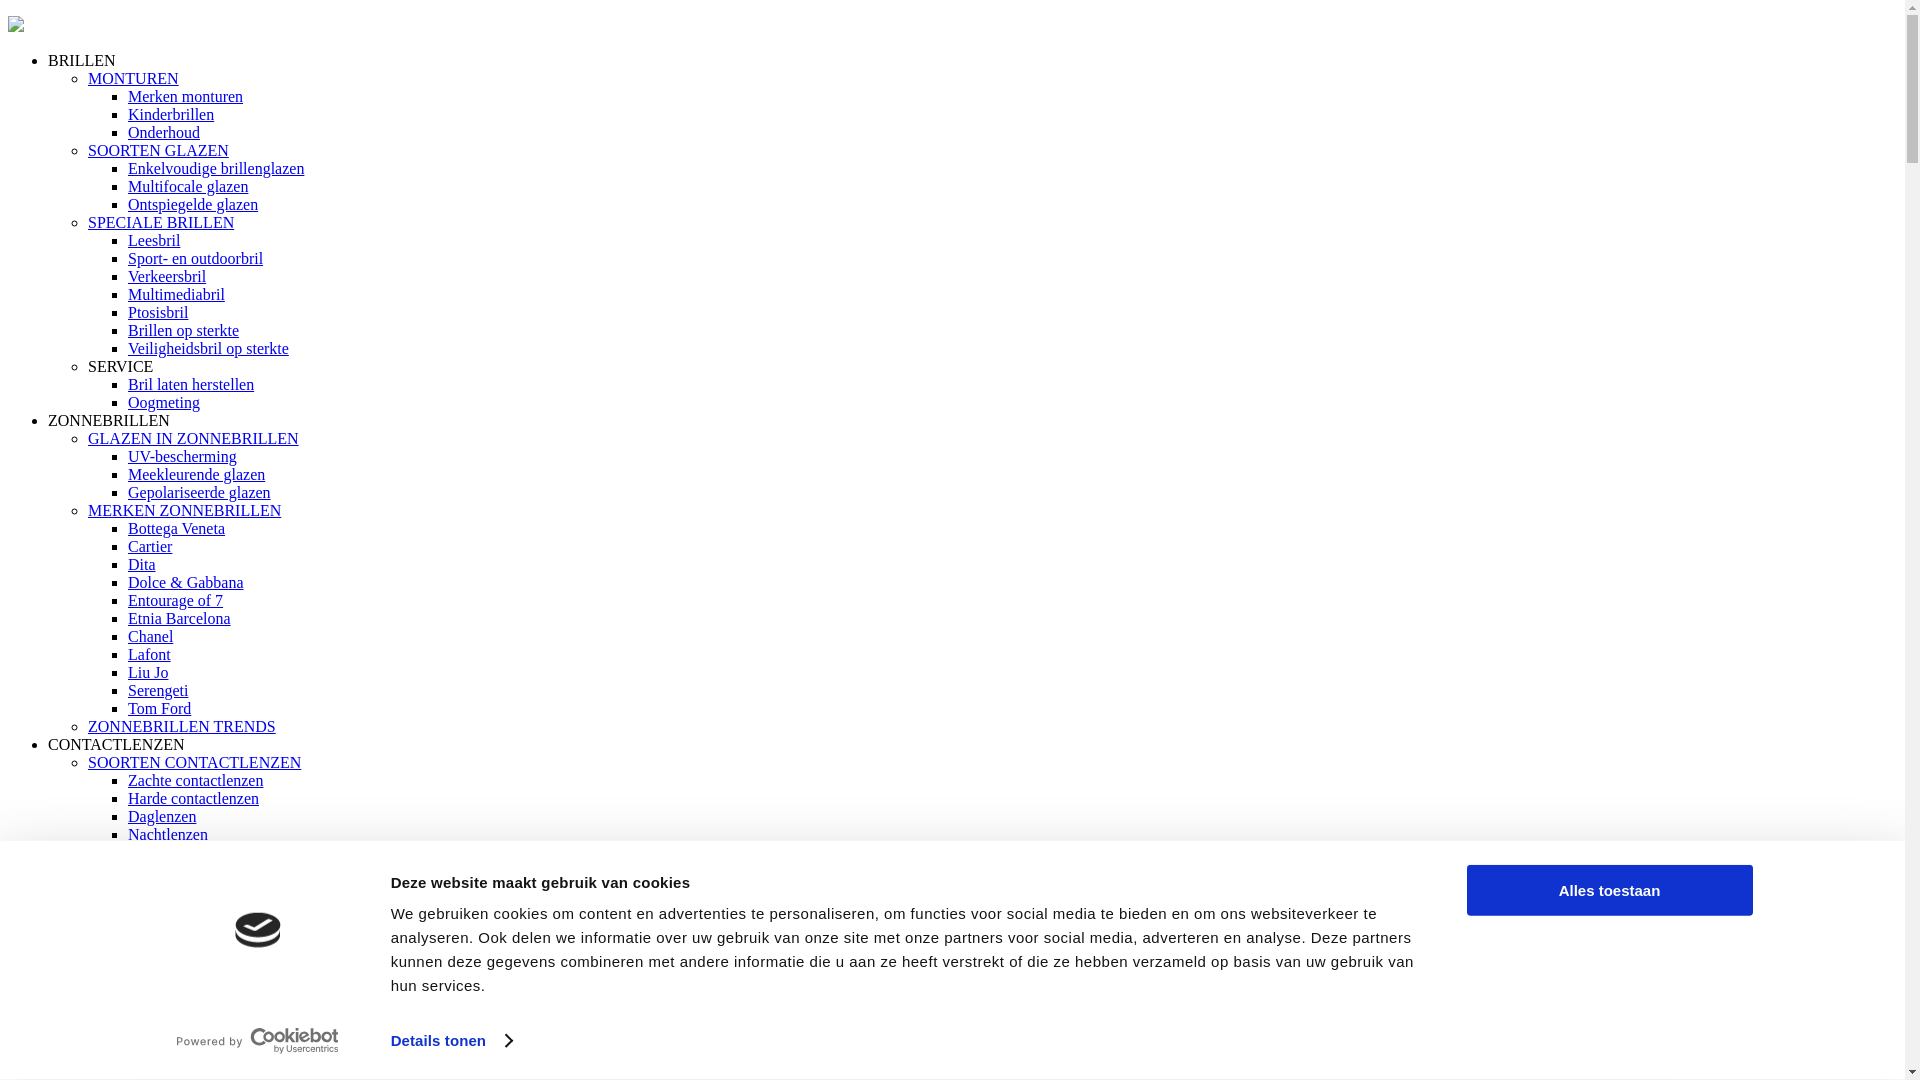  I want to click on 'Oogmeting', so click(163, 402).